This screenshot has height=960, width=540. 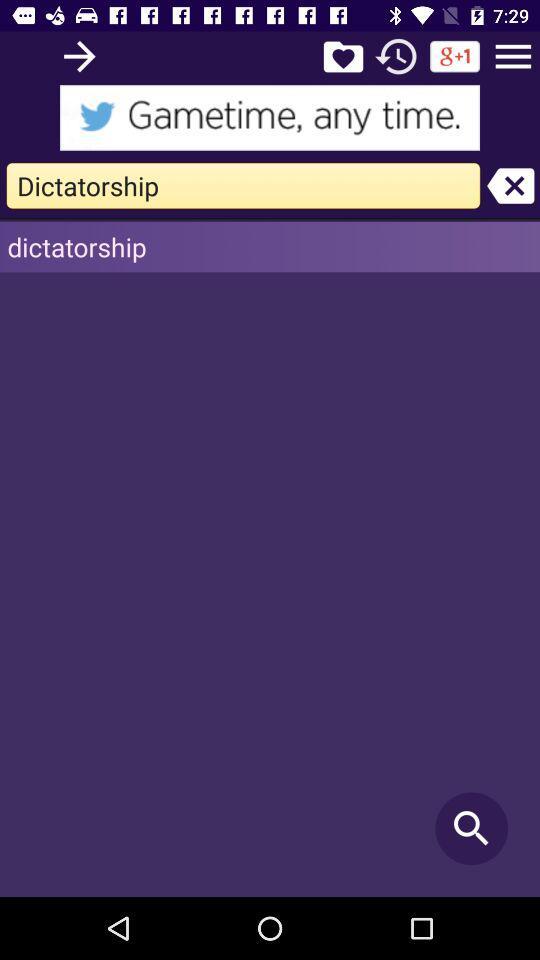 What do you see at coordinates (513, 55) in the screenshot?
I see `menu` at bounding box center [513, 55].